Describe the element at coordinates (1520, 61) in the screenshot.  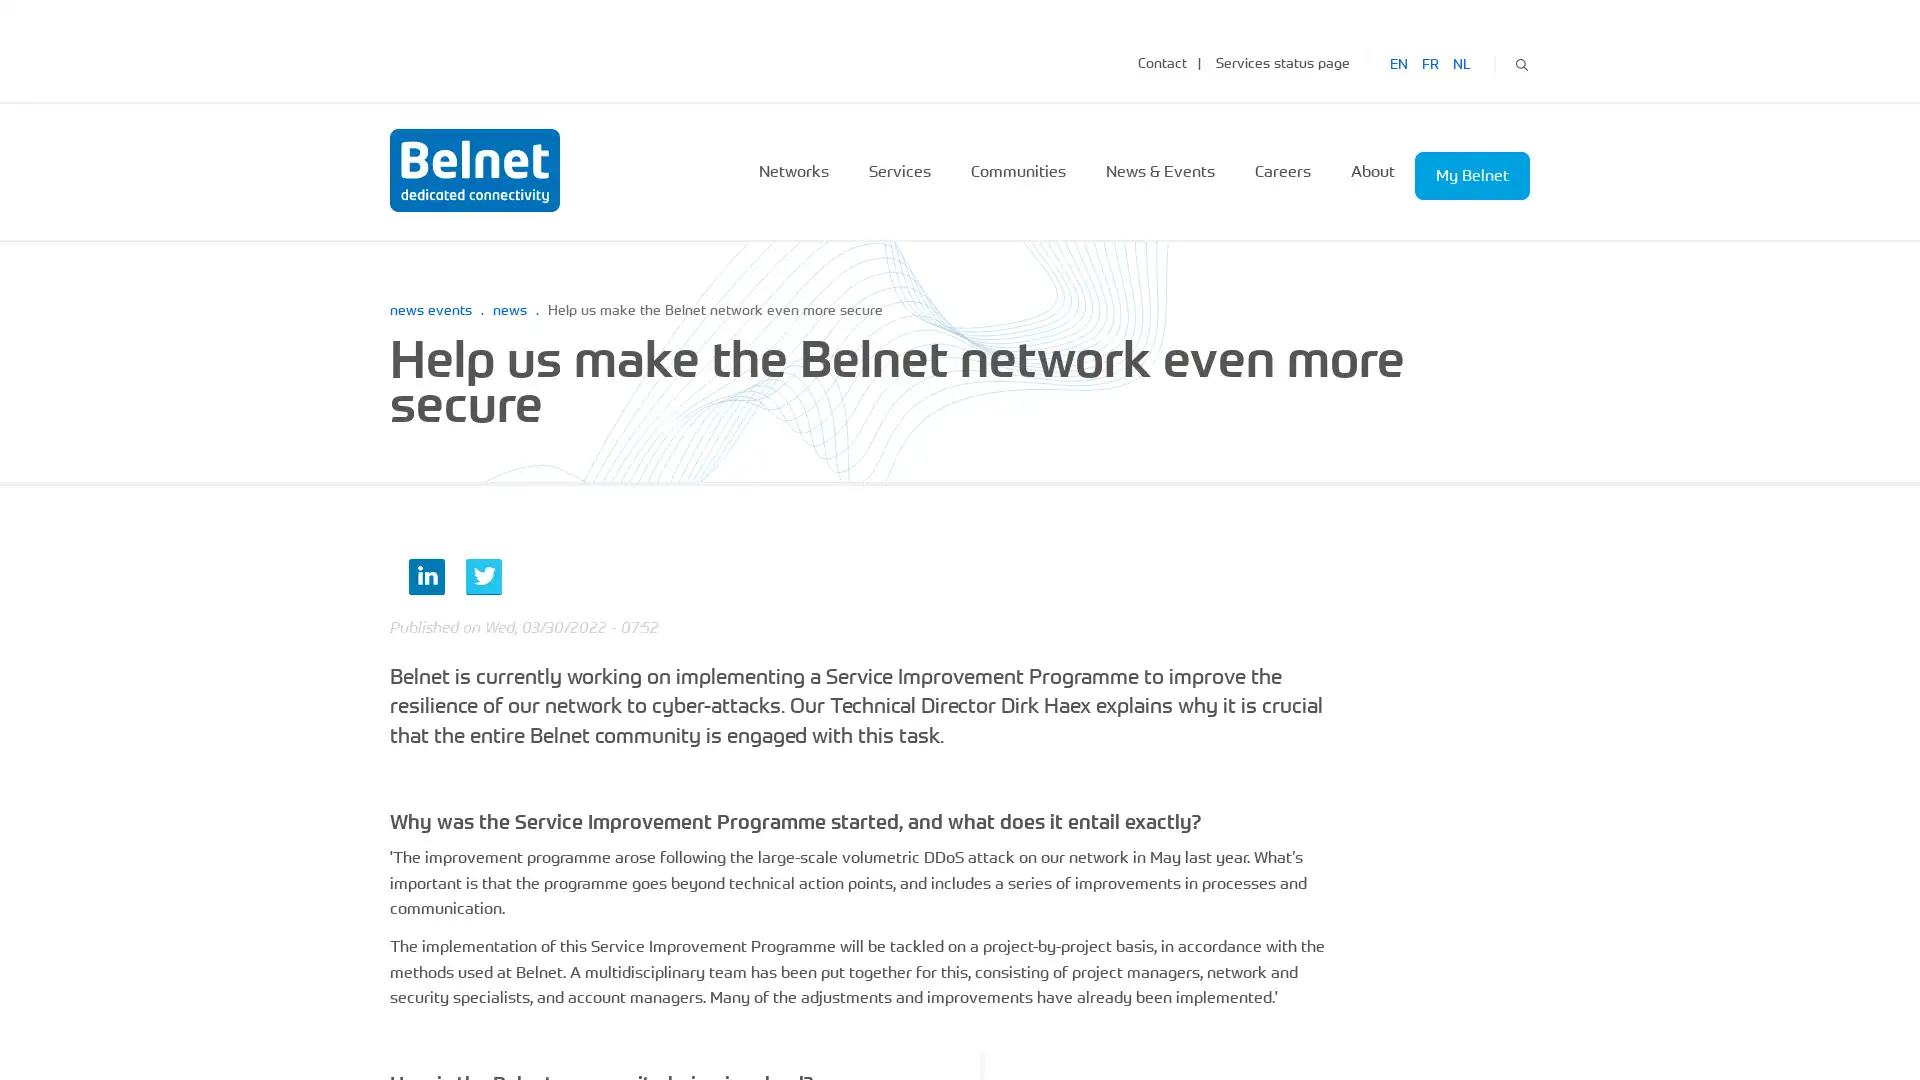
I see `Search` at that location.